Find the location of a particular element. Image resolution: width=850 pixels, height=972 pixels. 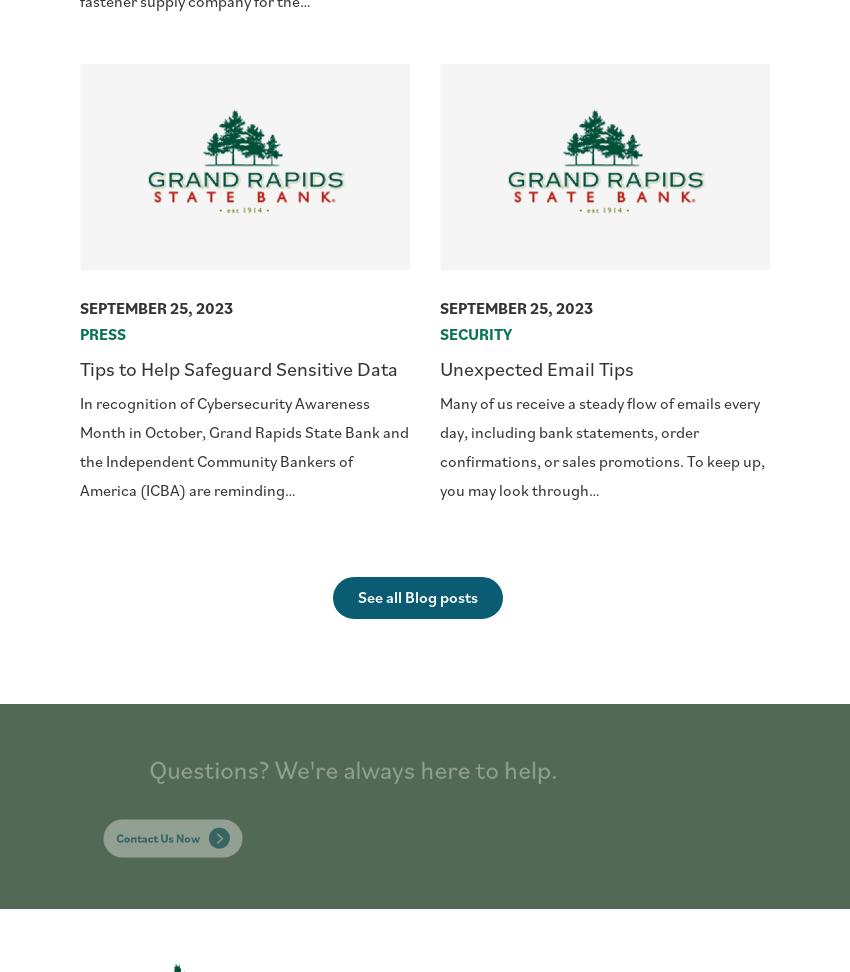

'Unexpected Email Tips' is located at coordinates (536, 368).